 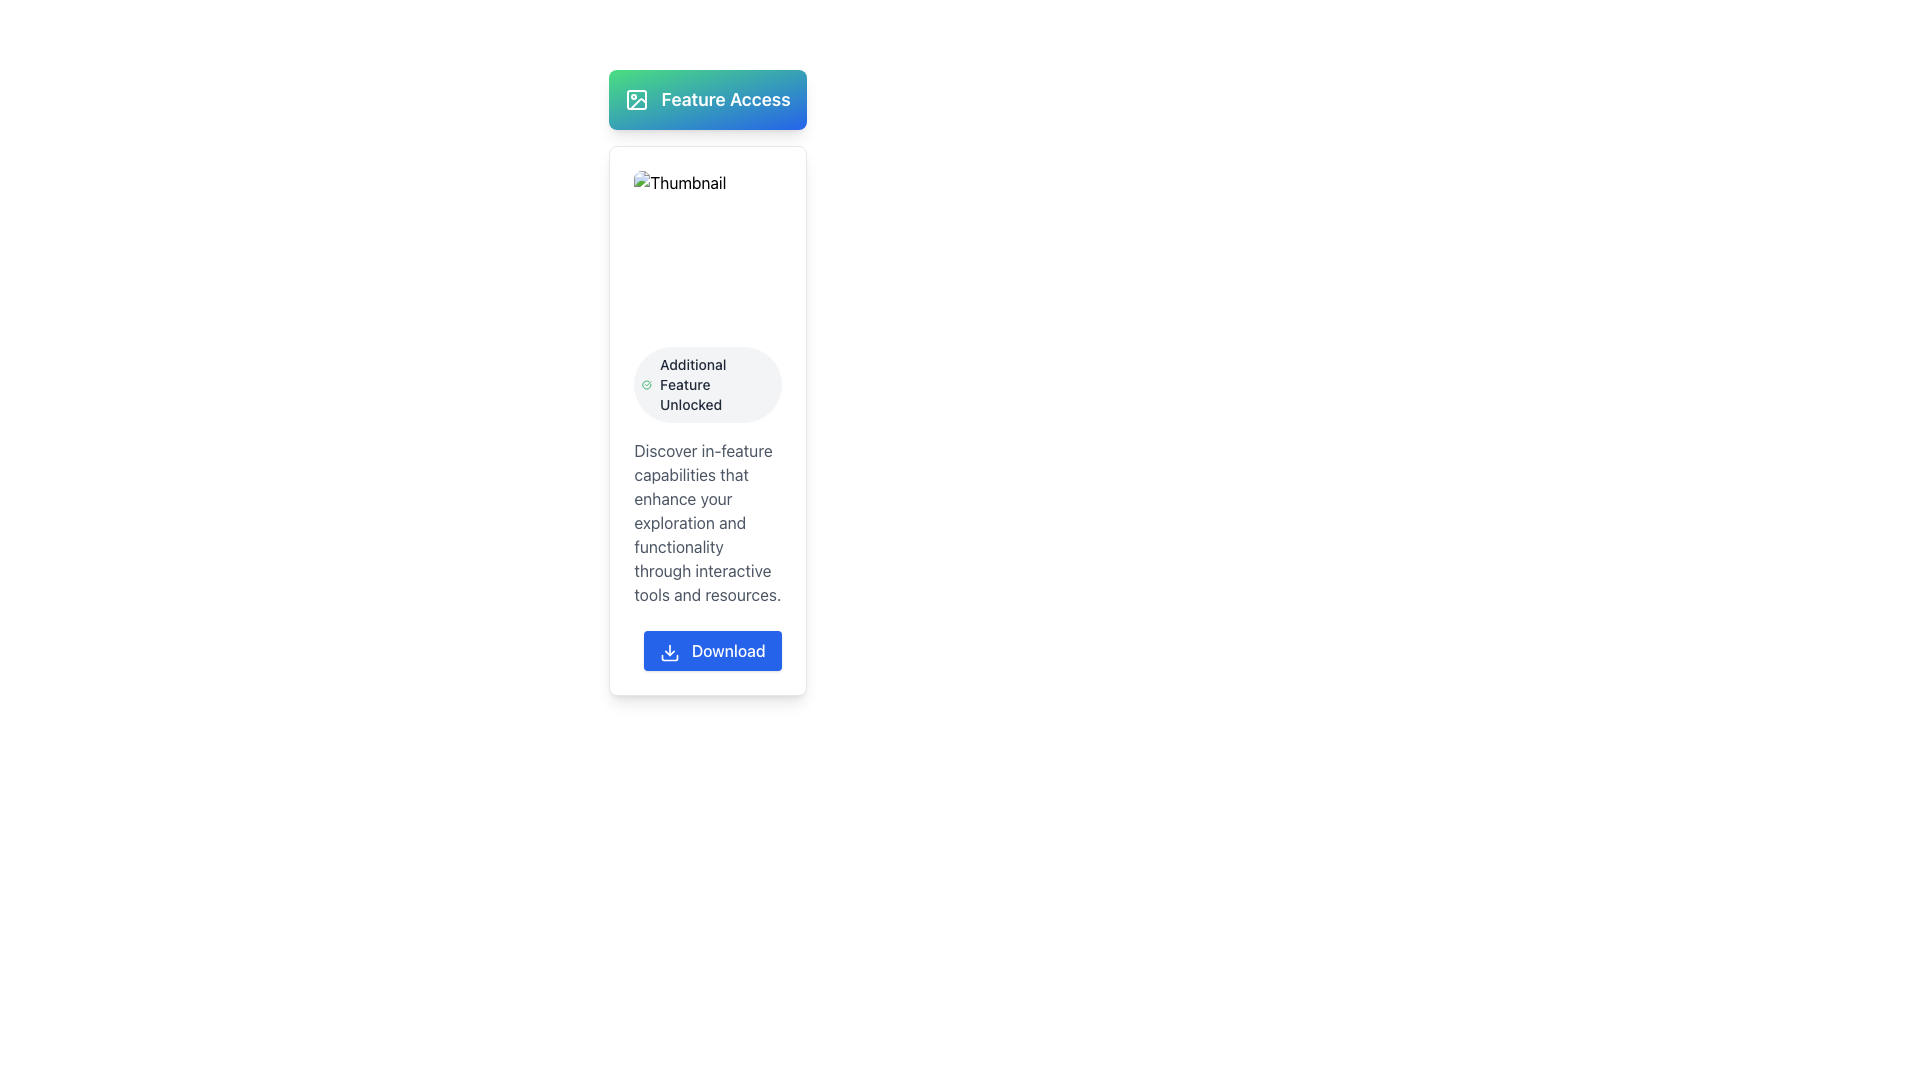 I want to click on the blue 'Download' button with white text and a downward arrow icon, so click(x=712, y=651).